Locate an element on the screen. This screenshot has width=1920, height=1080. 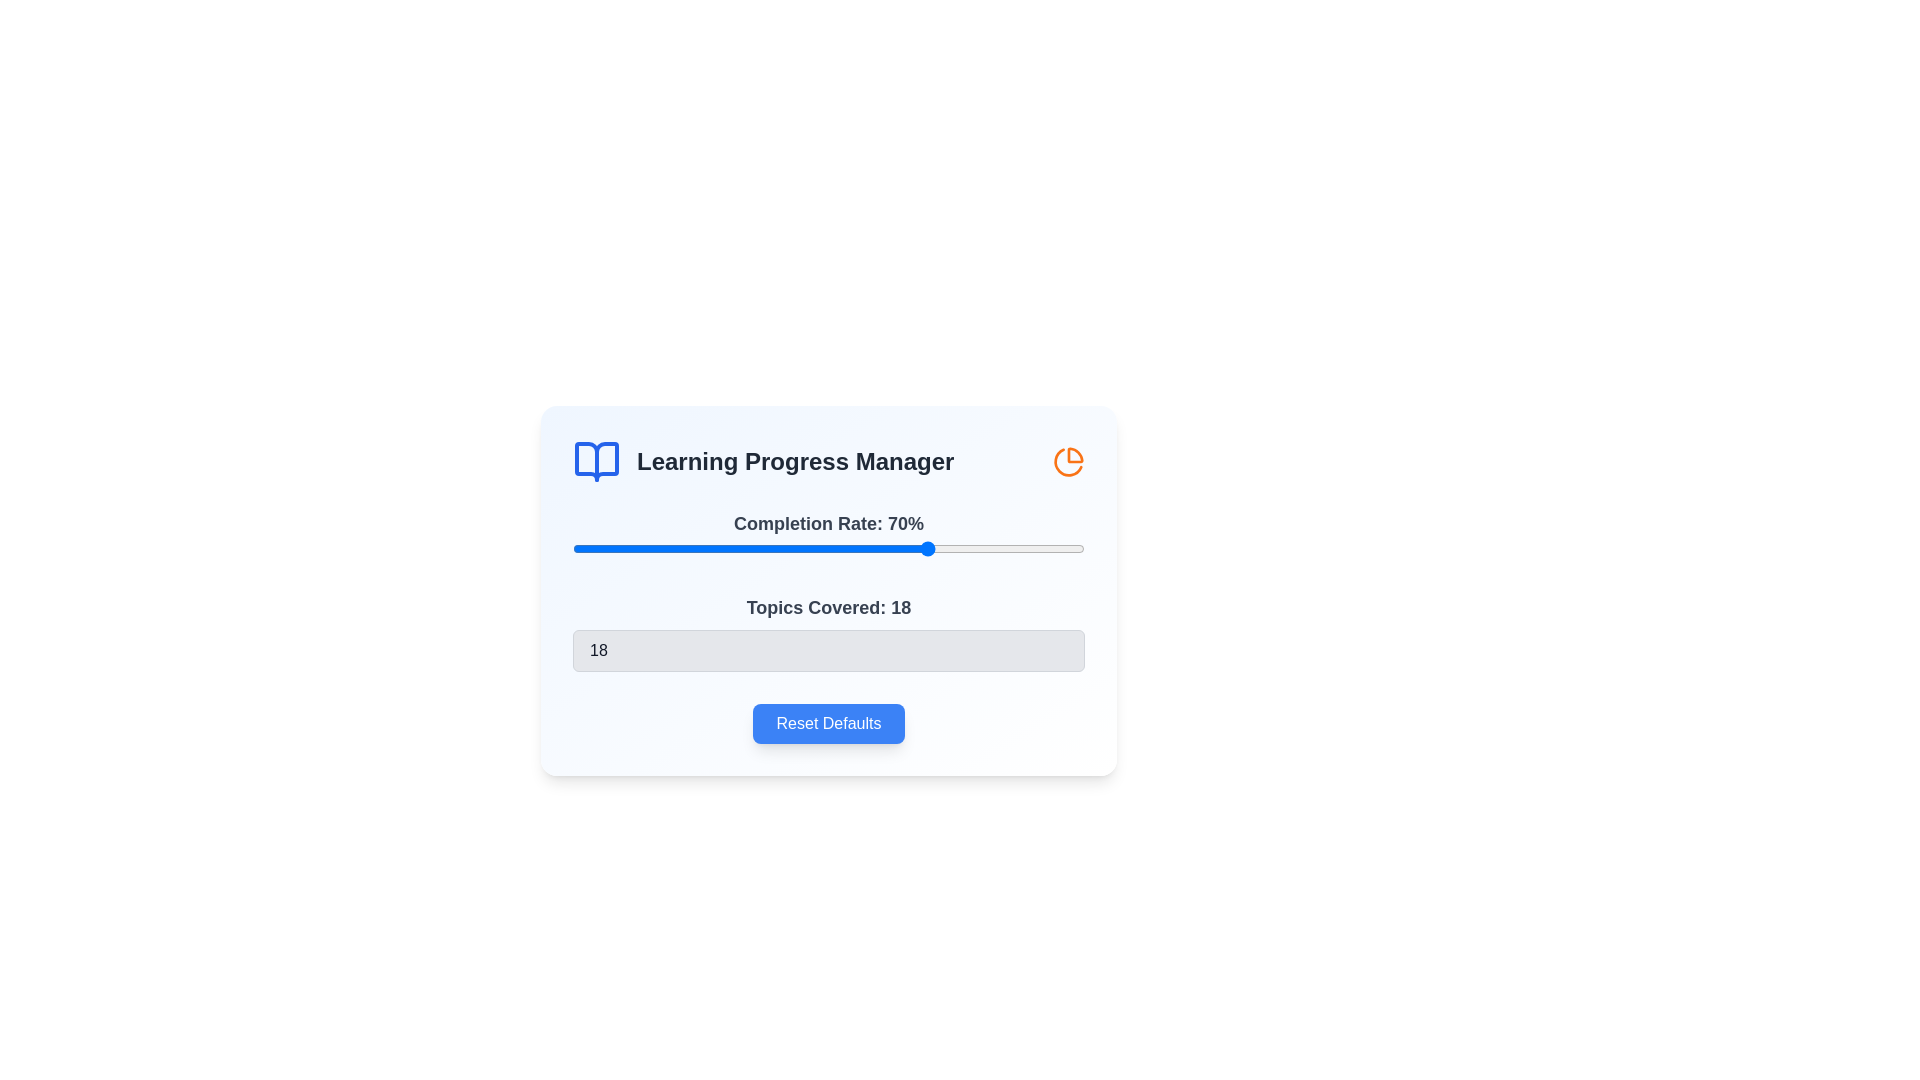
the completion rate slider to 29% is located at coordinates (720, 548).